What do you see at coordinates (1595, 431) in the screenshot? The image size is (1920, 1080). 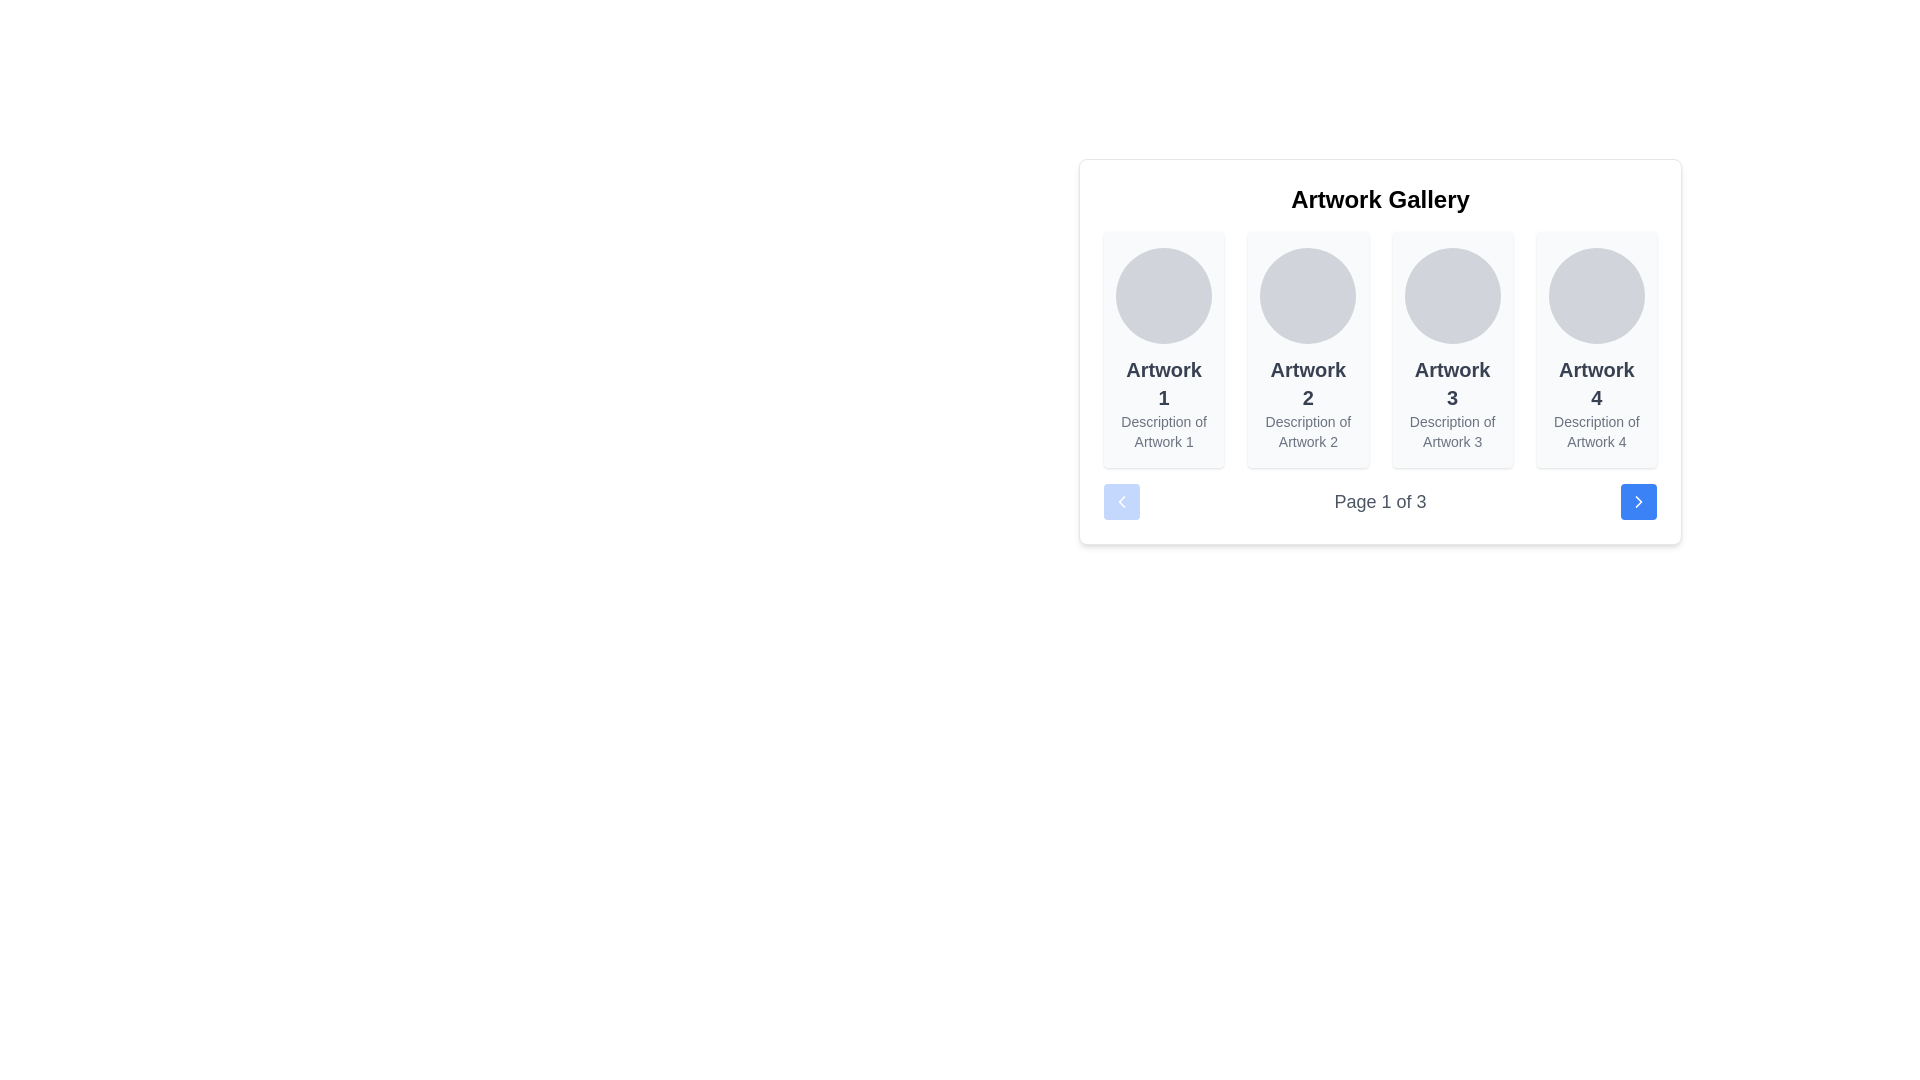 I see `text content of the label displaying 'Description of Artwork 4', which is styled in gray color and is centered beneath the 'Artwork 4' text` at bounding box center [1595, 431].